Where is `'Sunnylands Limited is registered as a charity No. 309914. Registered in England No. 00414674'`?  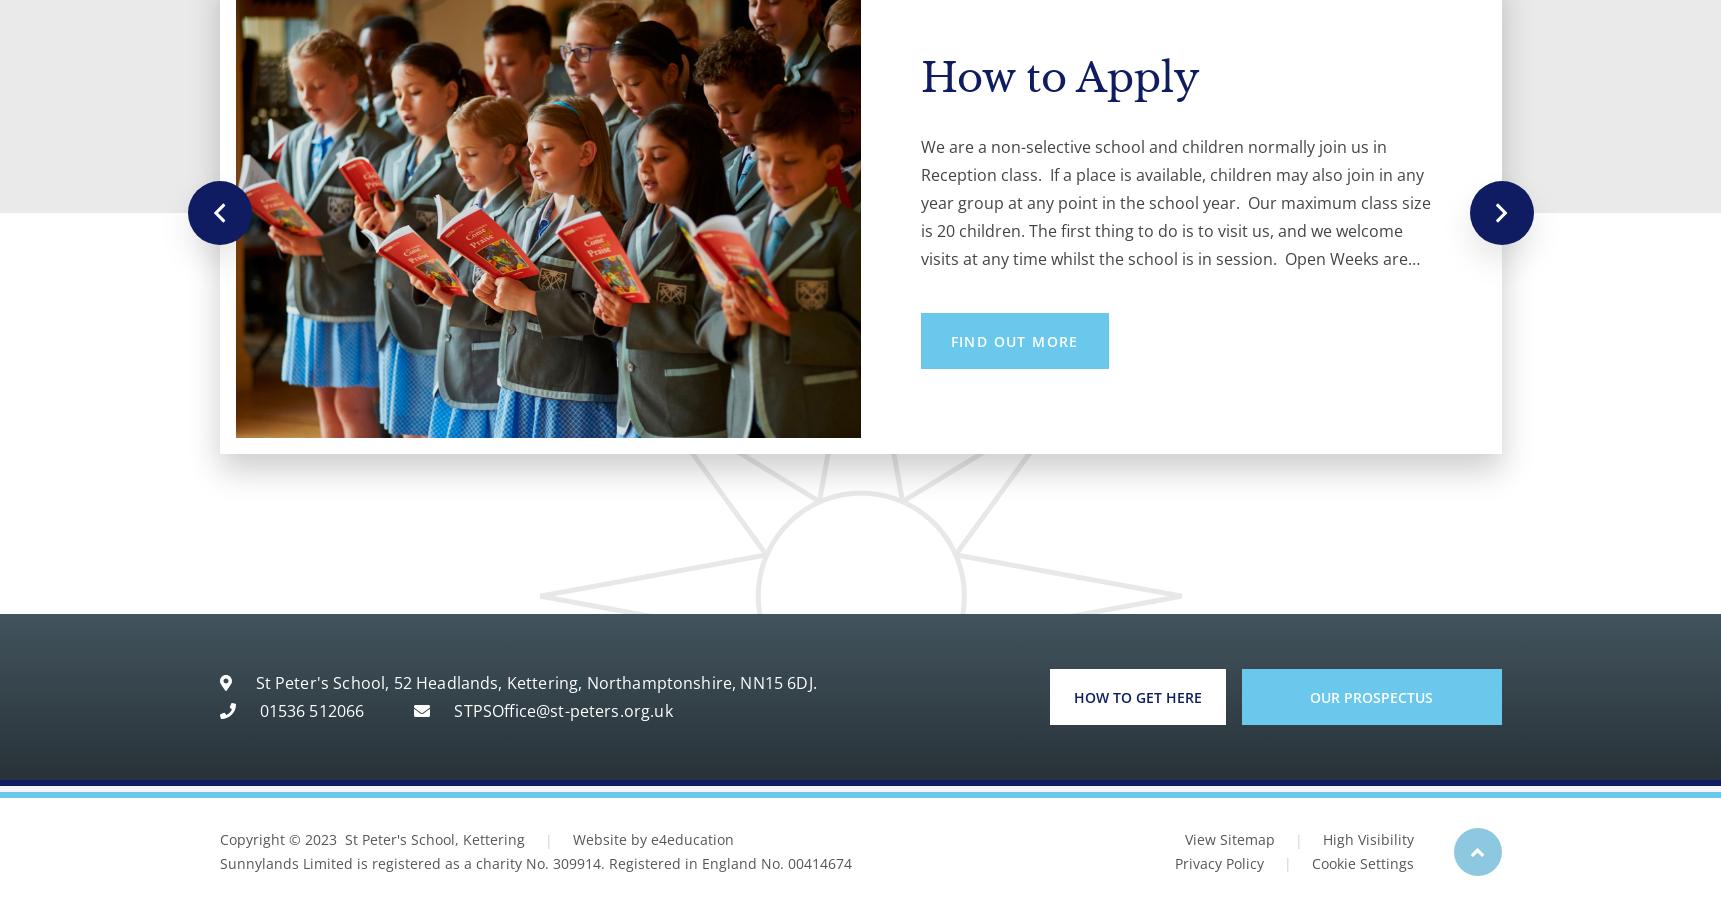
'Sunnylands Limited is registered as a charity No. 309914. Registered in England No. 00414674' is located at coordinates (534, 863).